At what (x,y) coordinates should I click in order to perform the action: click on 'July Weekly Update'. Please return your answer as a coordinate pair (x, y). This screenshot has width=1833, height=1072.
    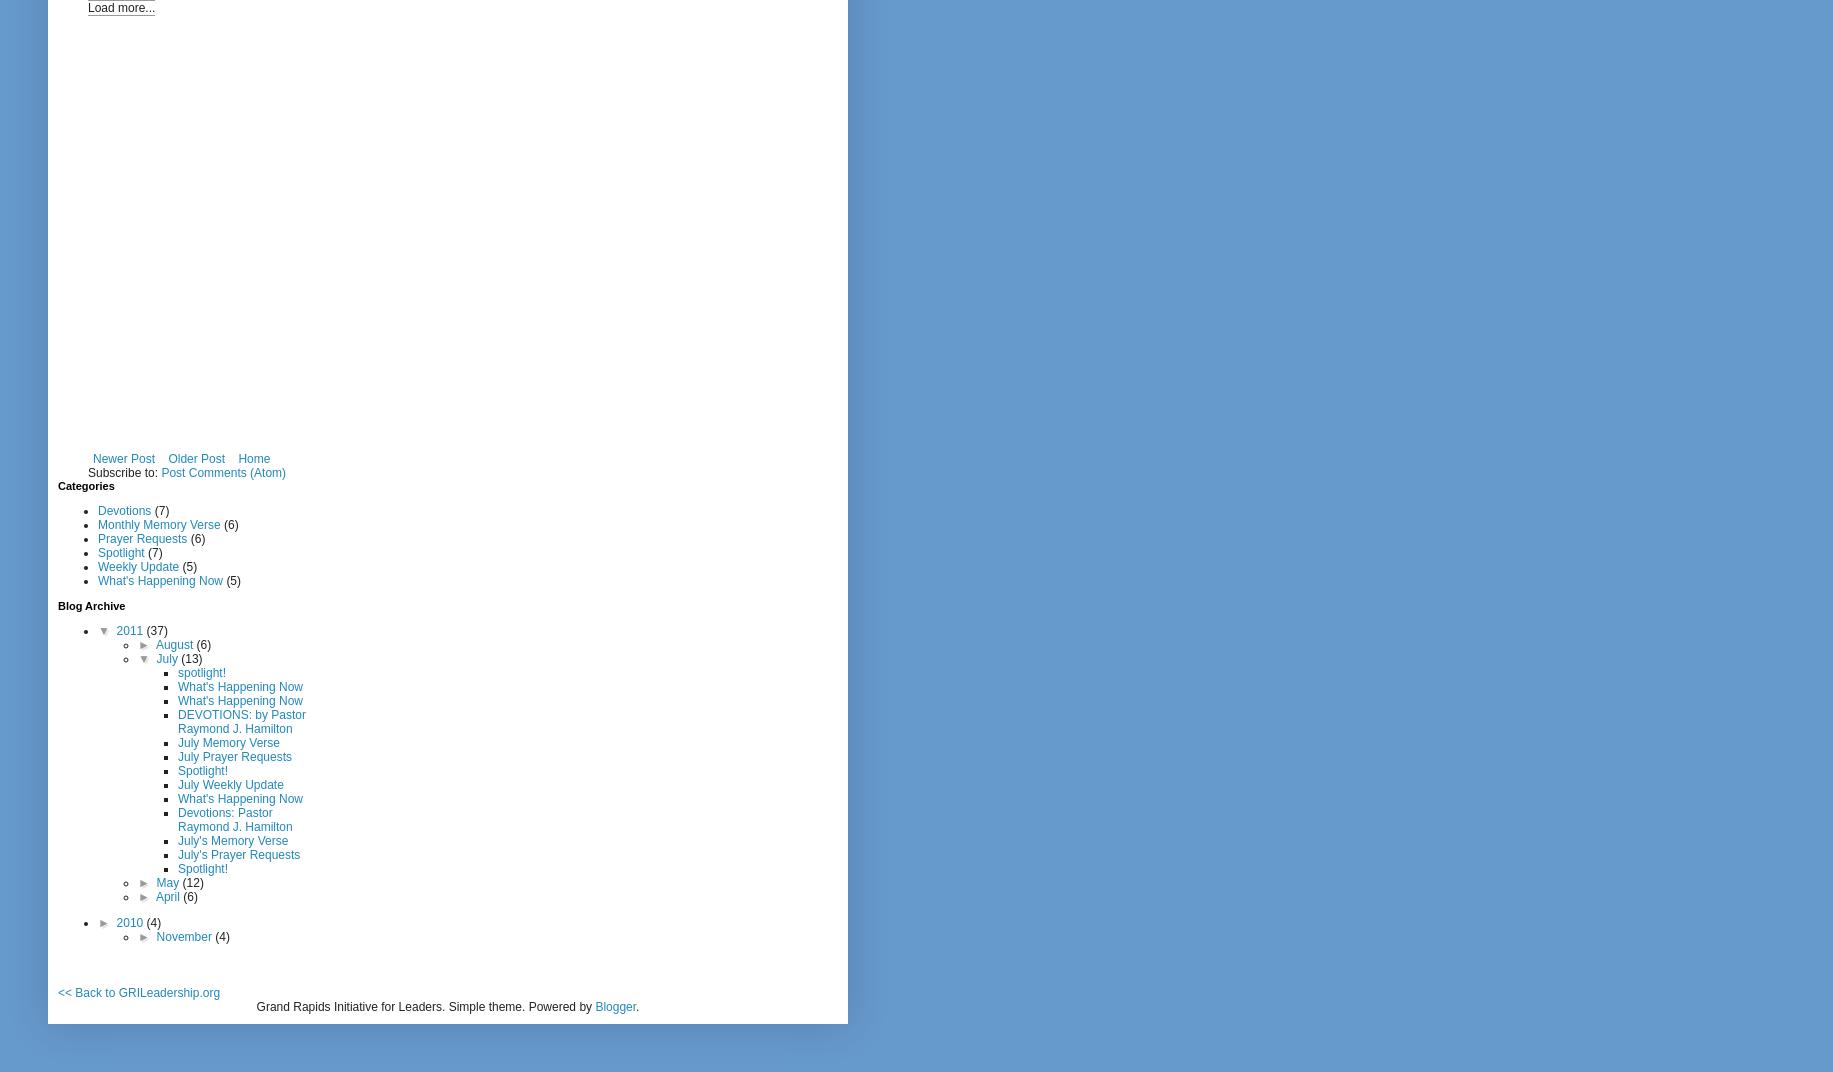
    Looking at the image, I should click on (176, 783).